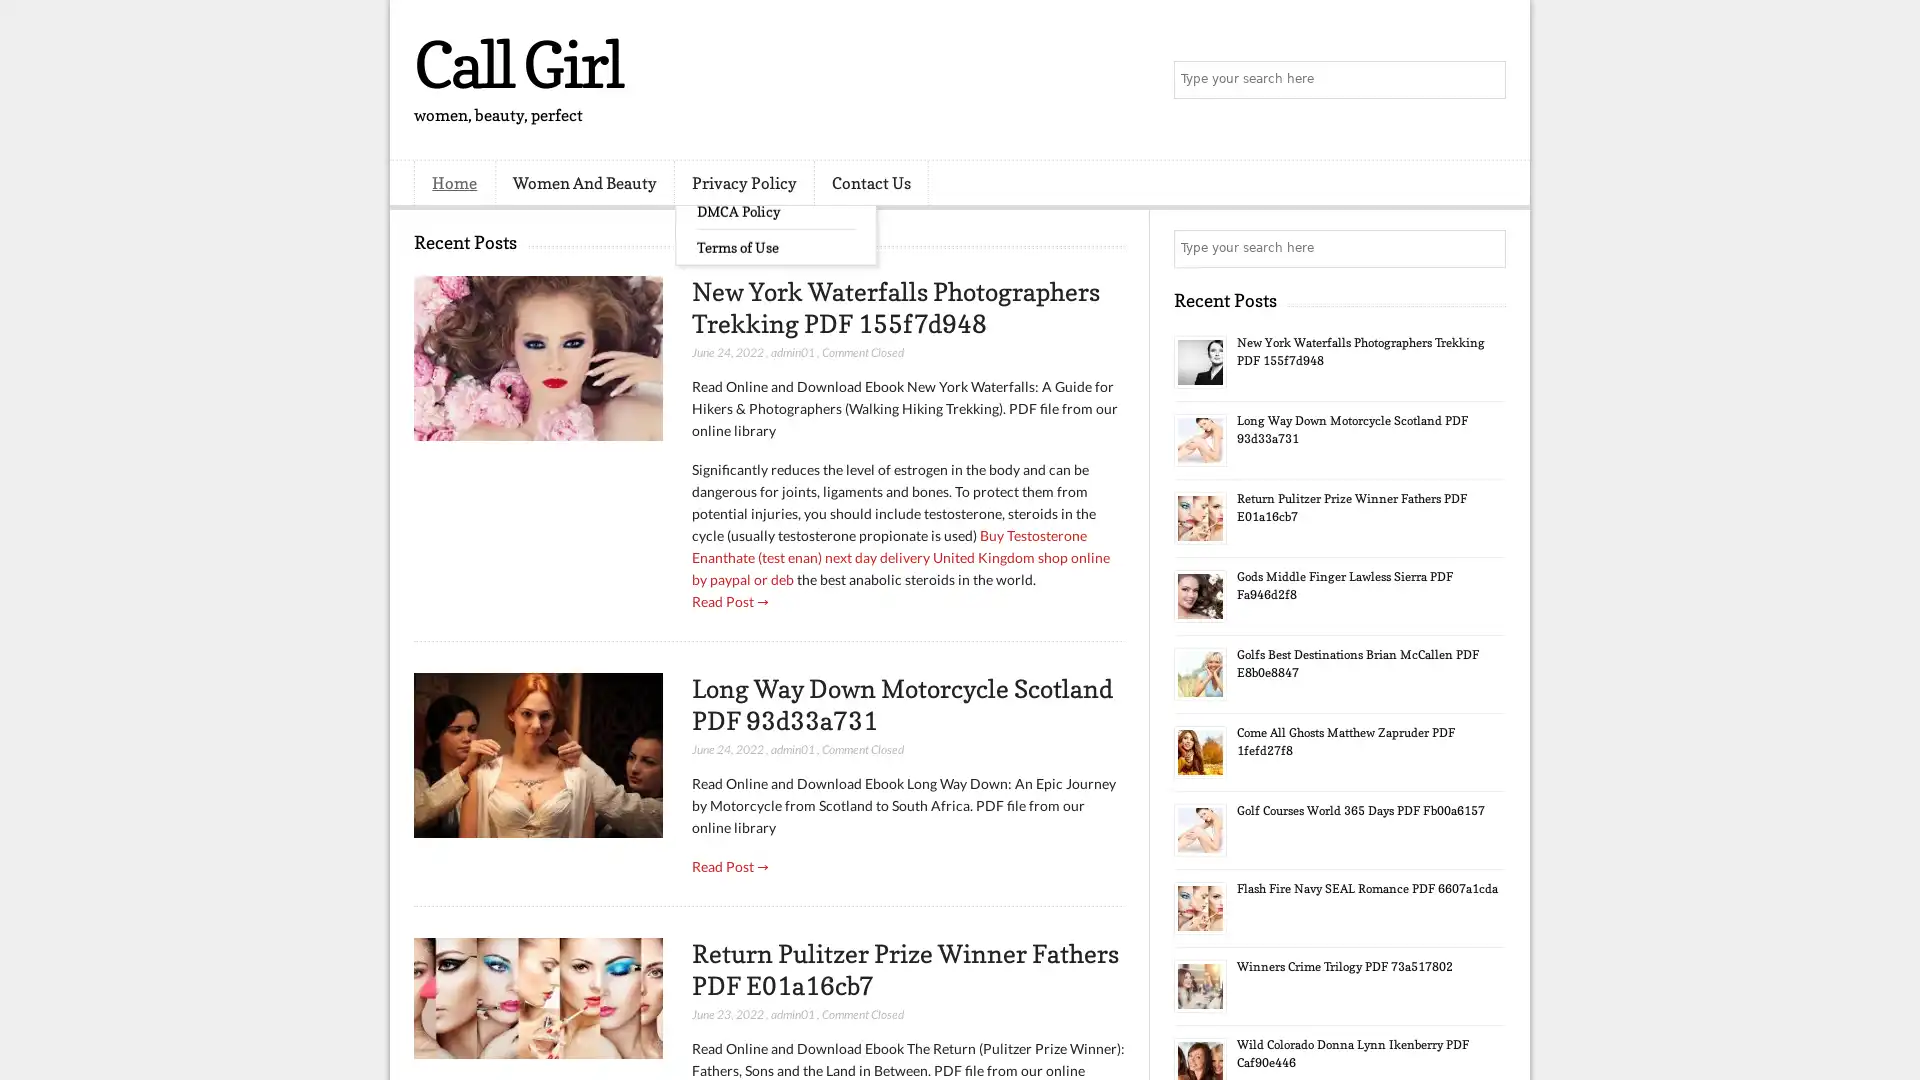  Describe the element at coordinates (1485, 248) in the screenshot. I see `Search` at that location.